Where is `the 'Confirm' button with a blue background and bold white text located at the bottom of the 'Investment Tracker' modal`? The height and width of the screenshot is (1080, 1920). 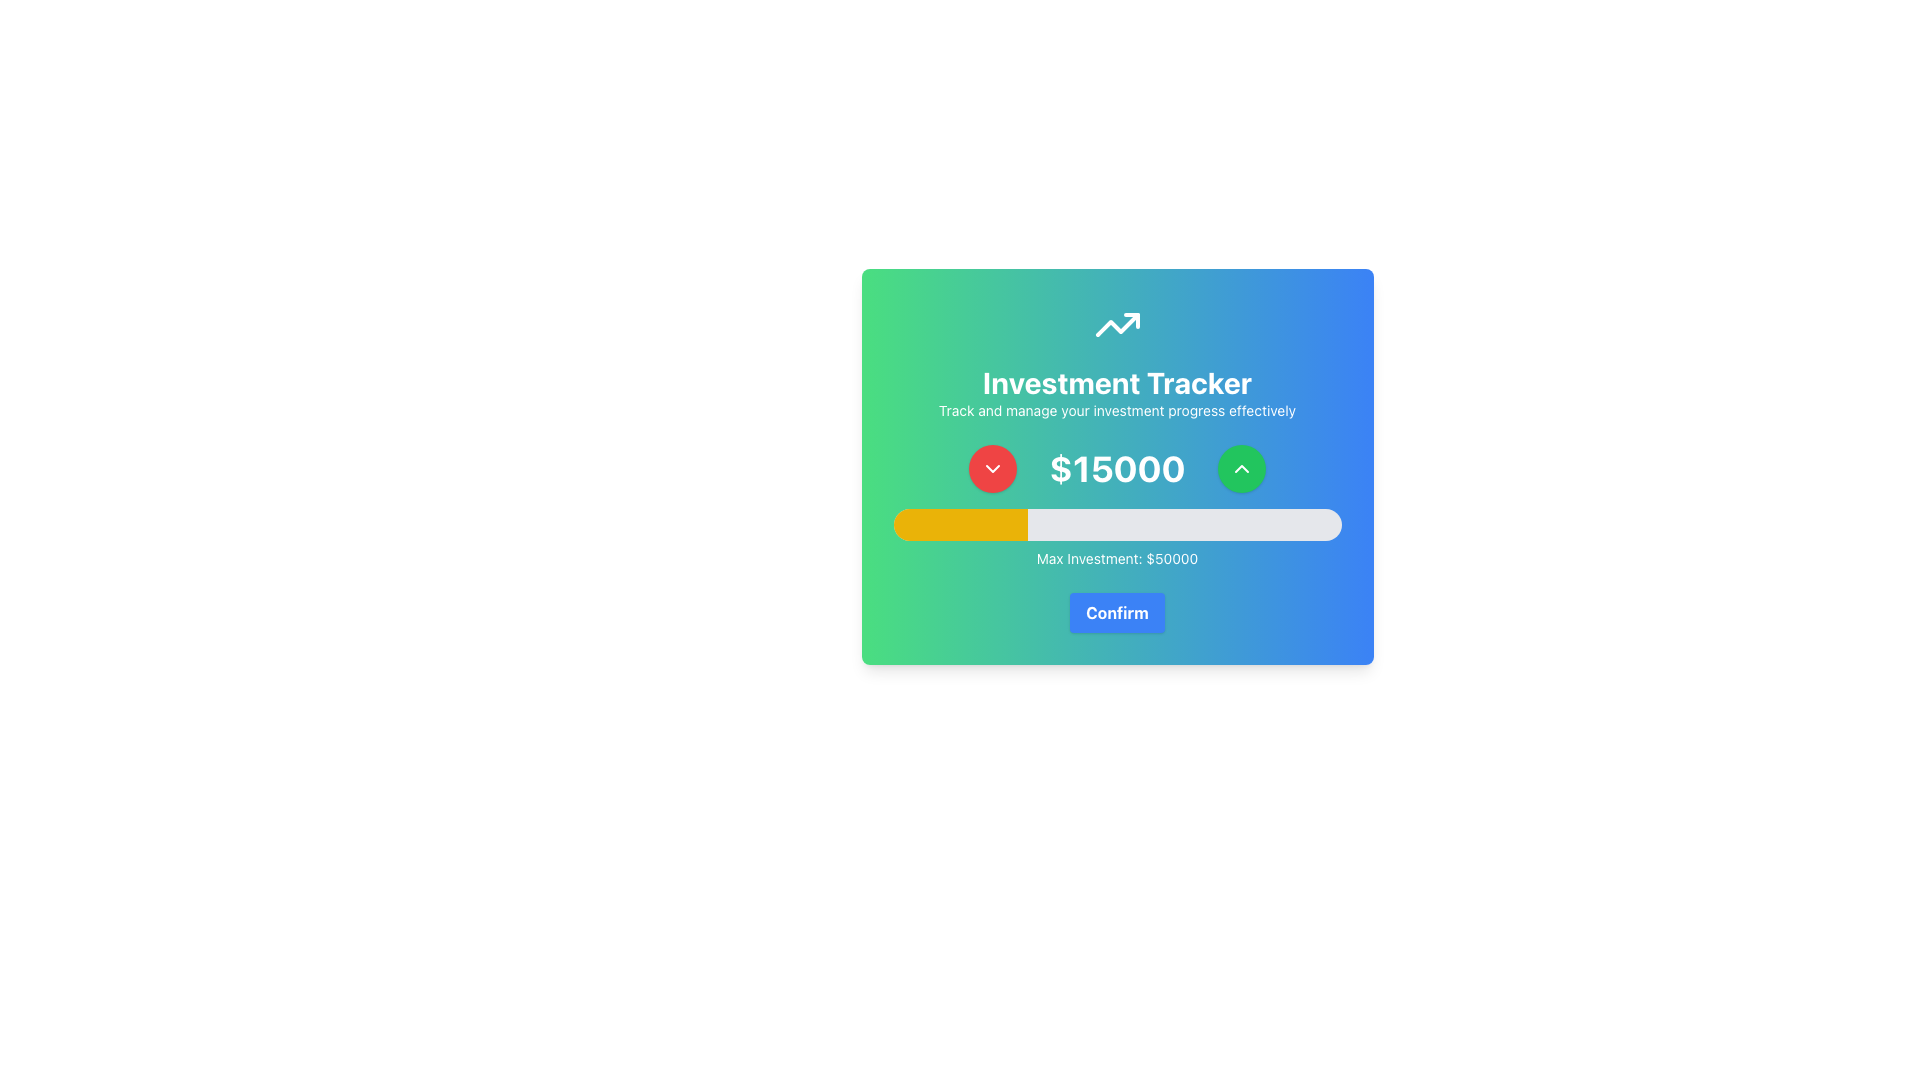 the 'Confirm' button with a blue background and bold white text located at the bottom of the 'Investment Tracker' modal is located at coordinates (1116, 612).